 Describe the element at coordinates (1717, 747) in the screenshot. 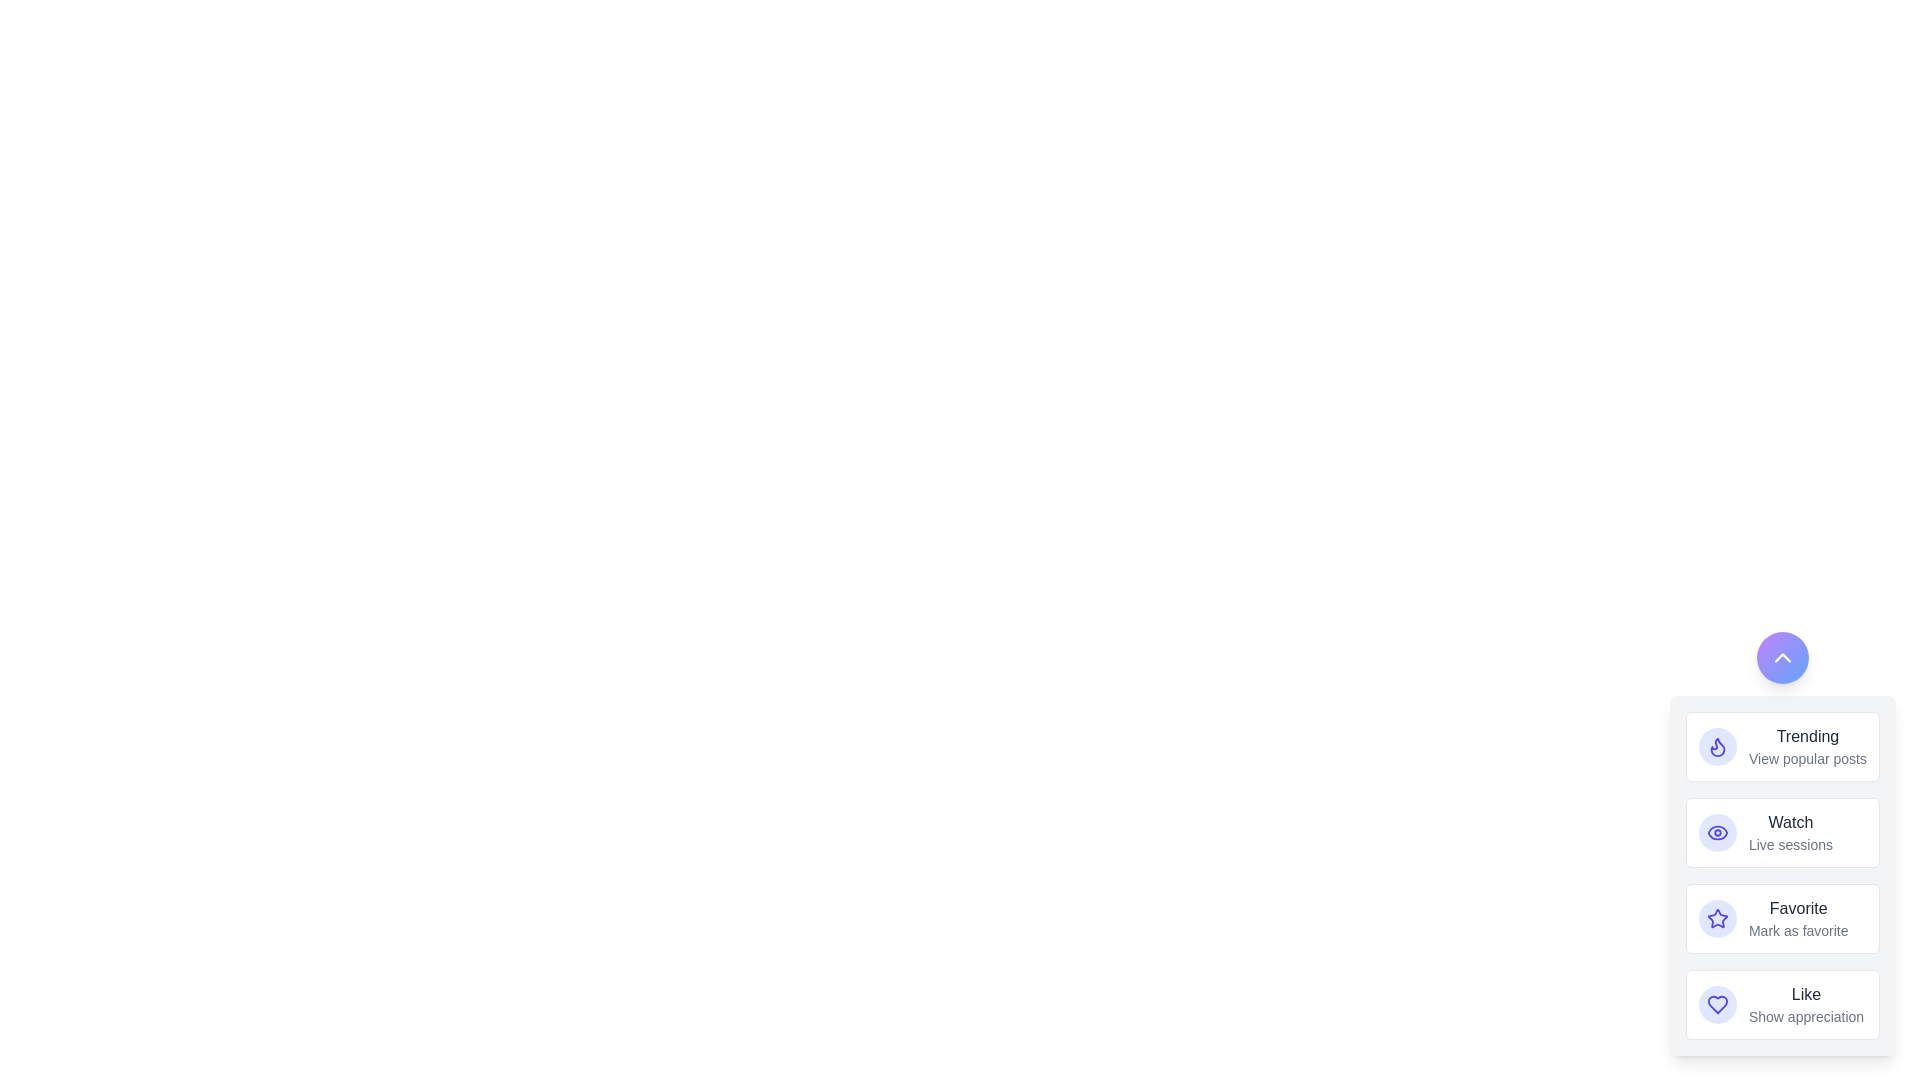

I see `the Trending button to trigger its functionality` at that location.